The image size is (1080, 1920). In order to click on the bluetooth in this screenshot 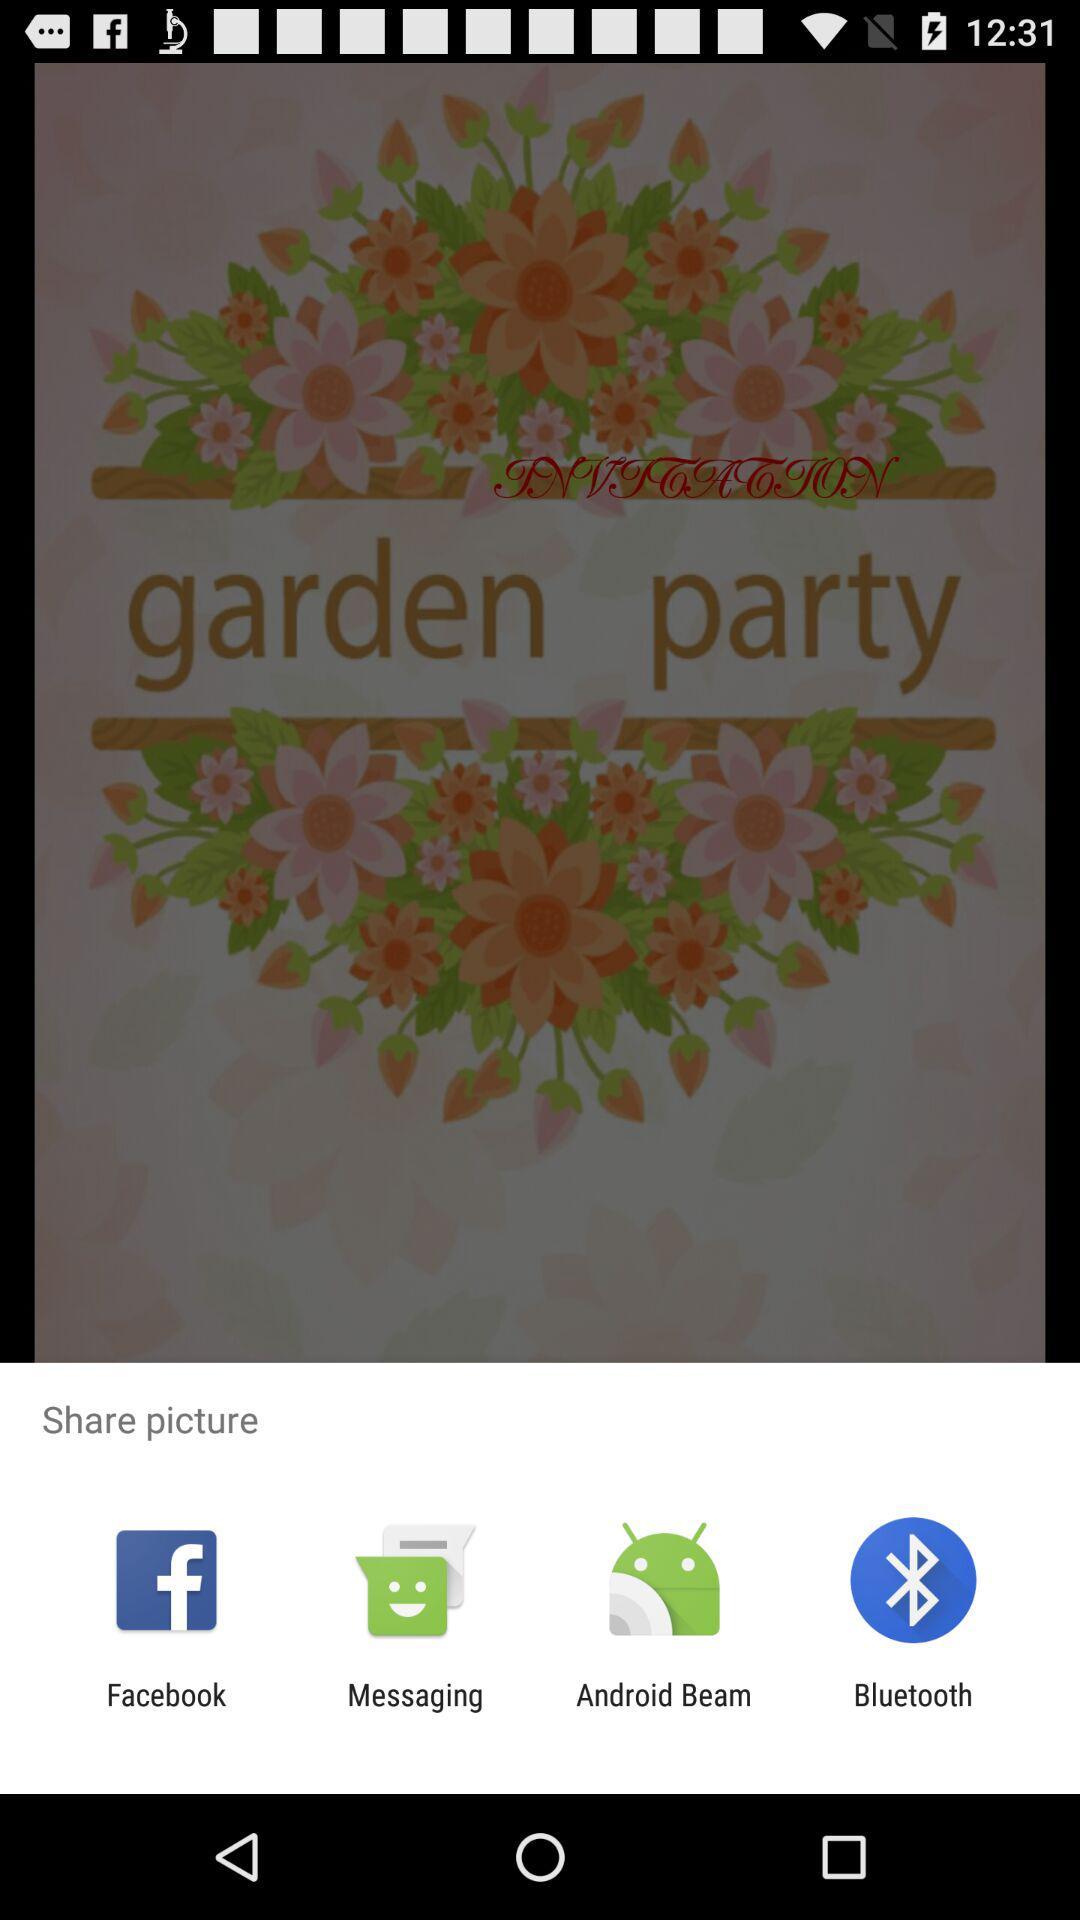, I will do `click(913, 1711)`.